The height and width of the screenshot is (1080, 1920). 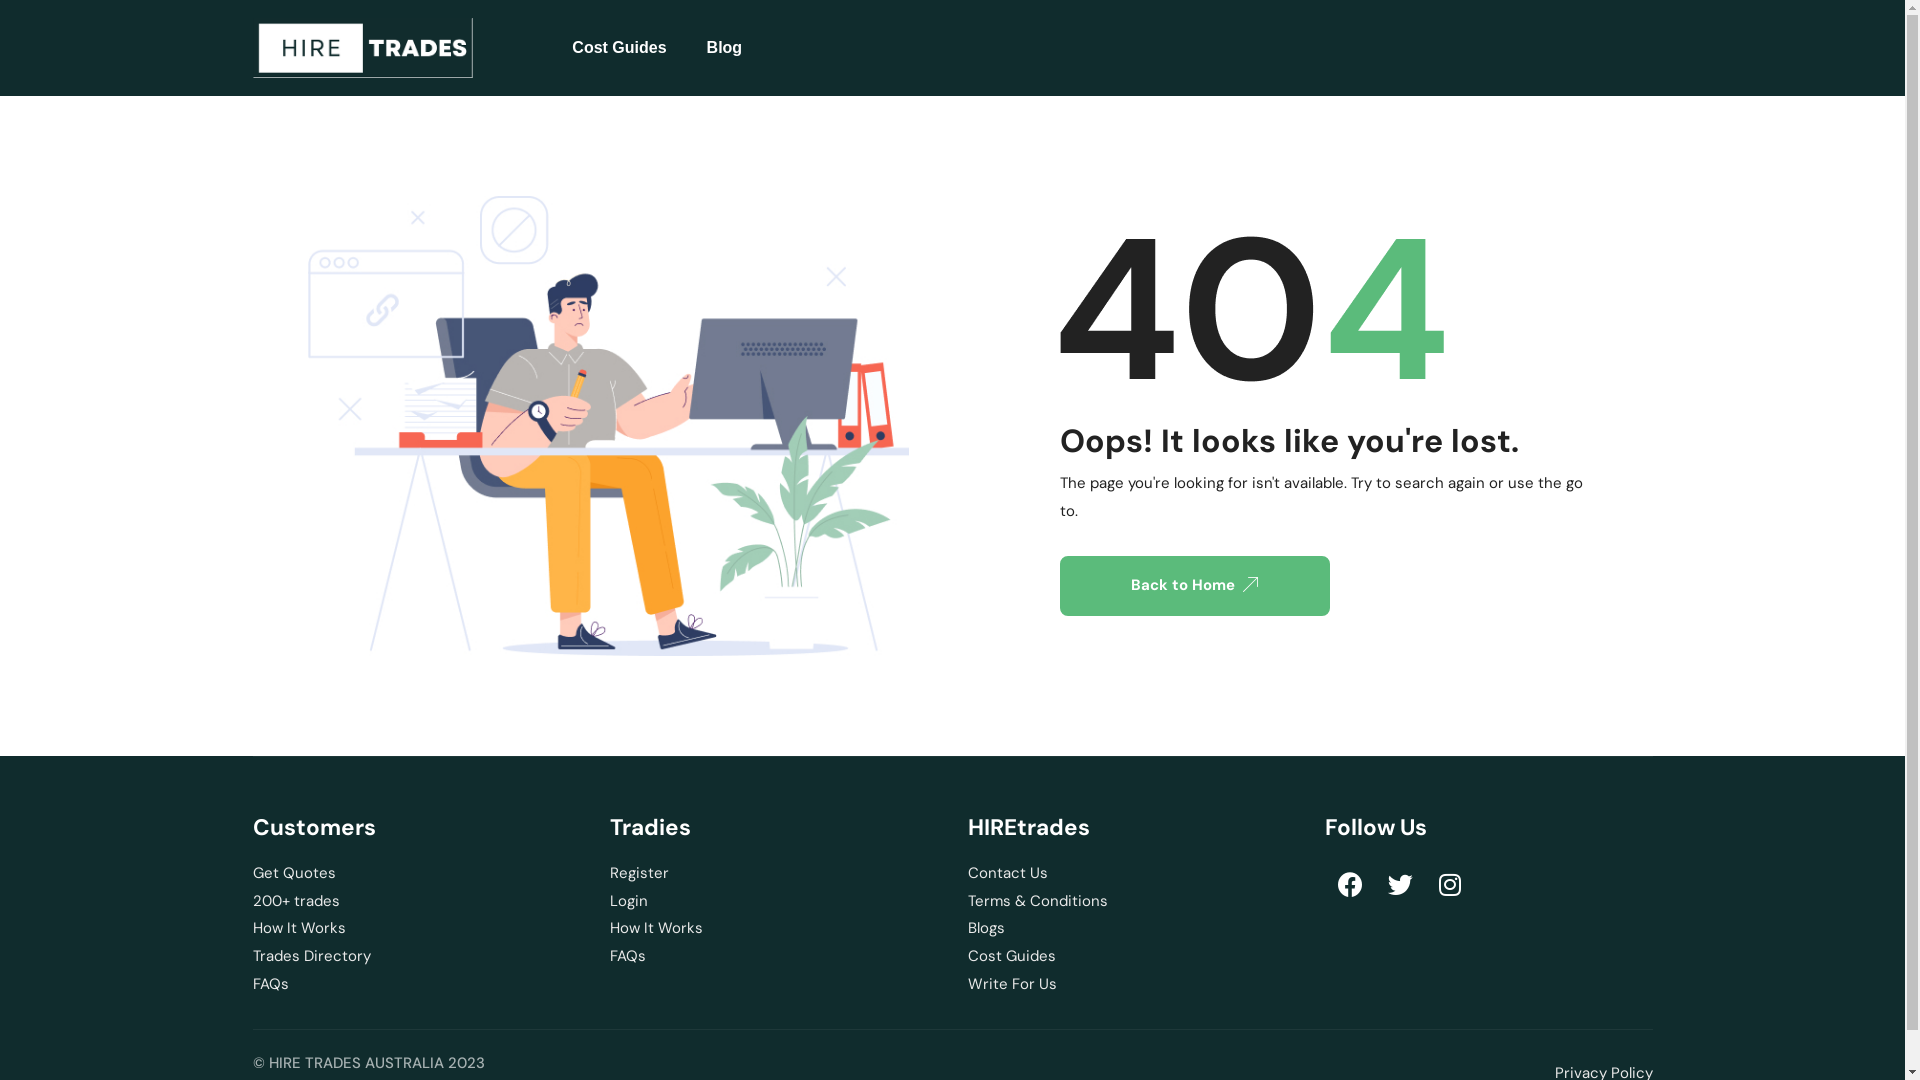 I want to click on 'Register', so click(x=608, y=873).